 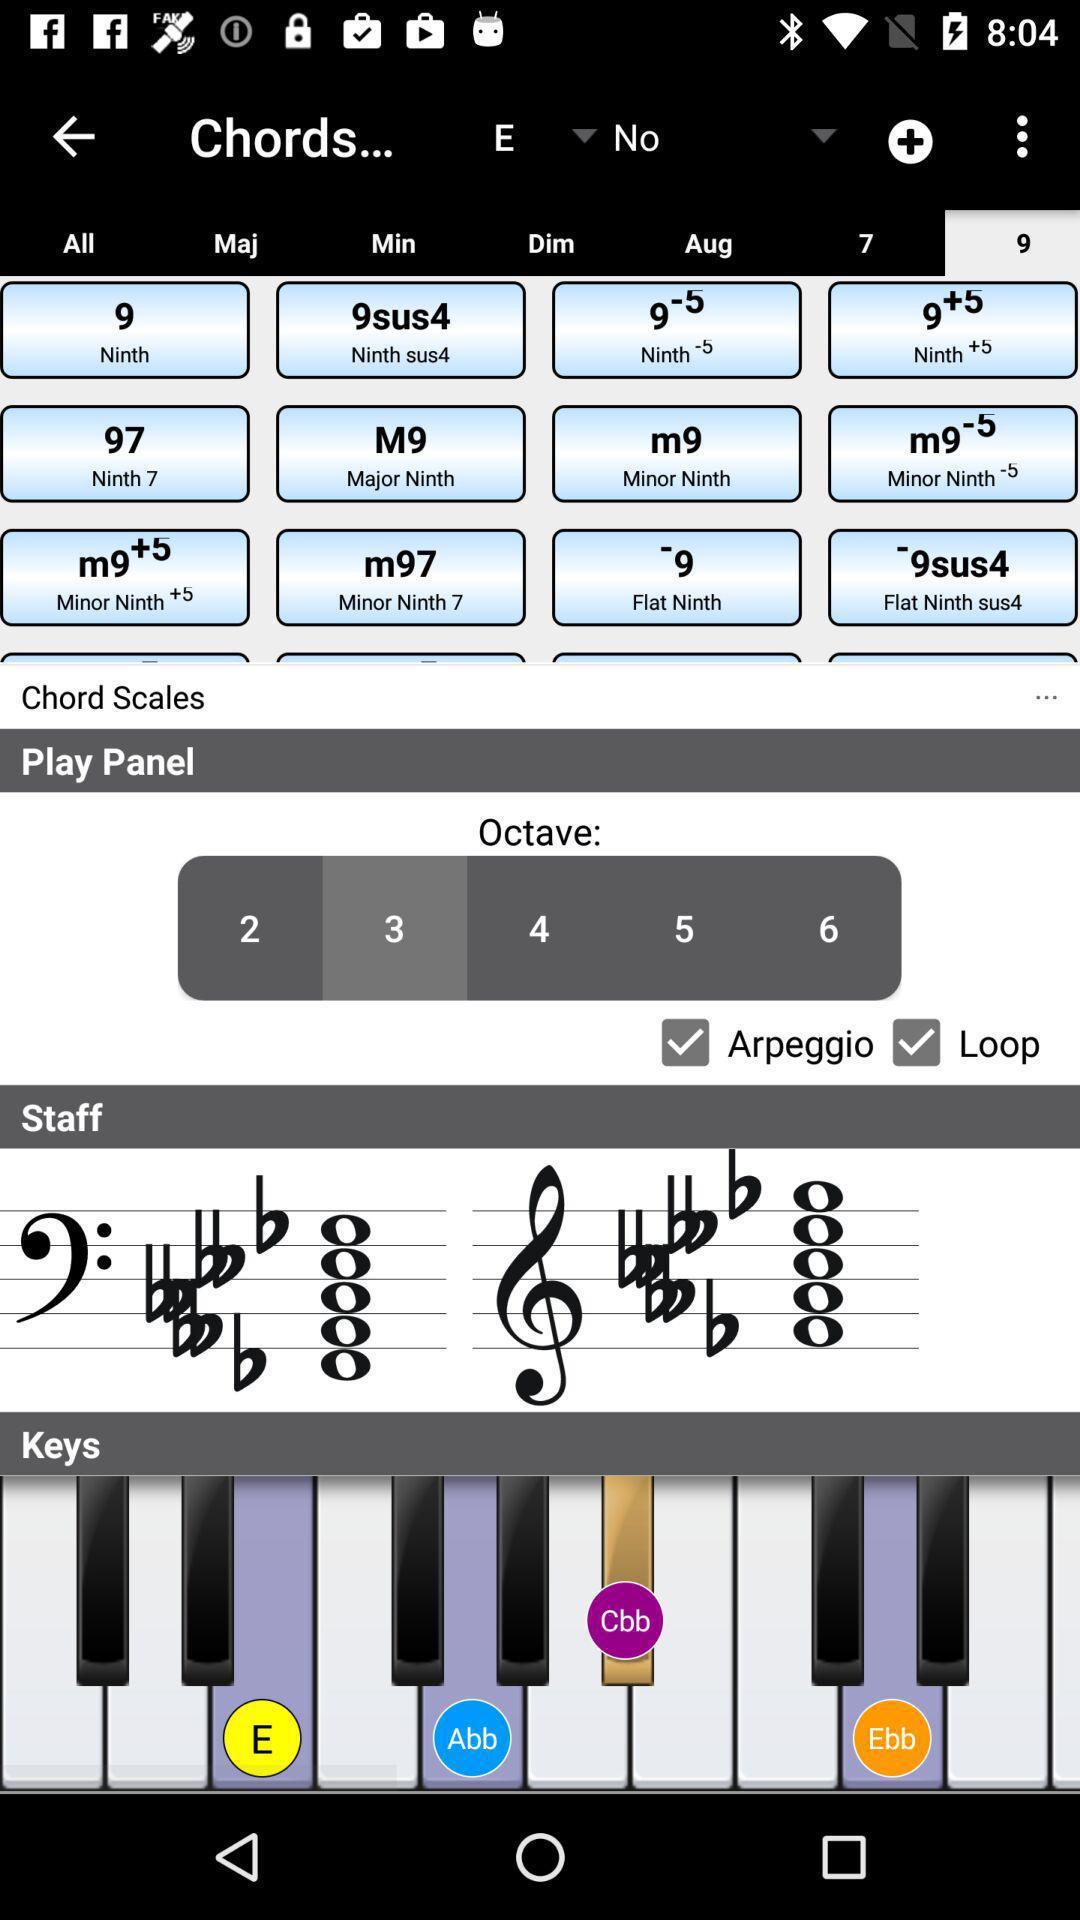 I want to click on key piano, so click(x=102, y=1579).